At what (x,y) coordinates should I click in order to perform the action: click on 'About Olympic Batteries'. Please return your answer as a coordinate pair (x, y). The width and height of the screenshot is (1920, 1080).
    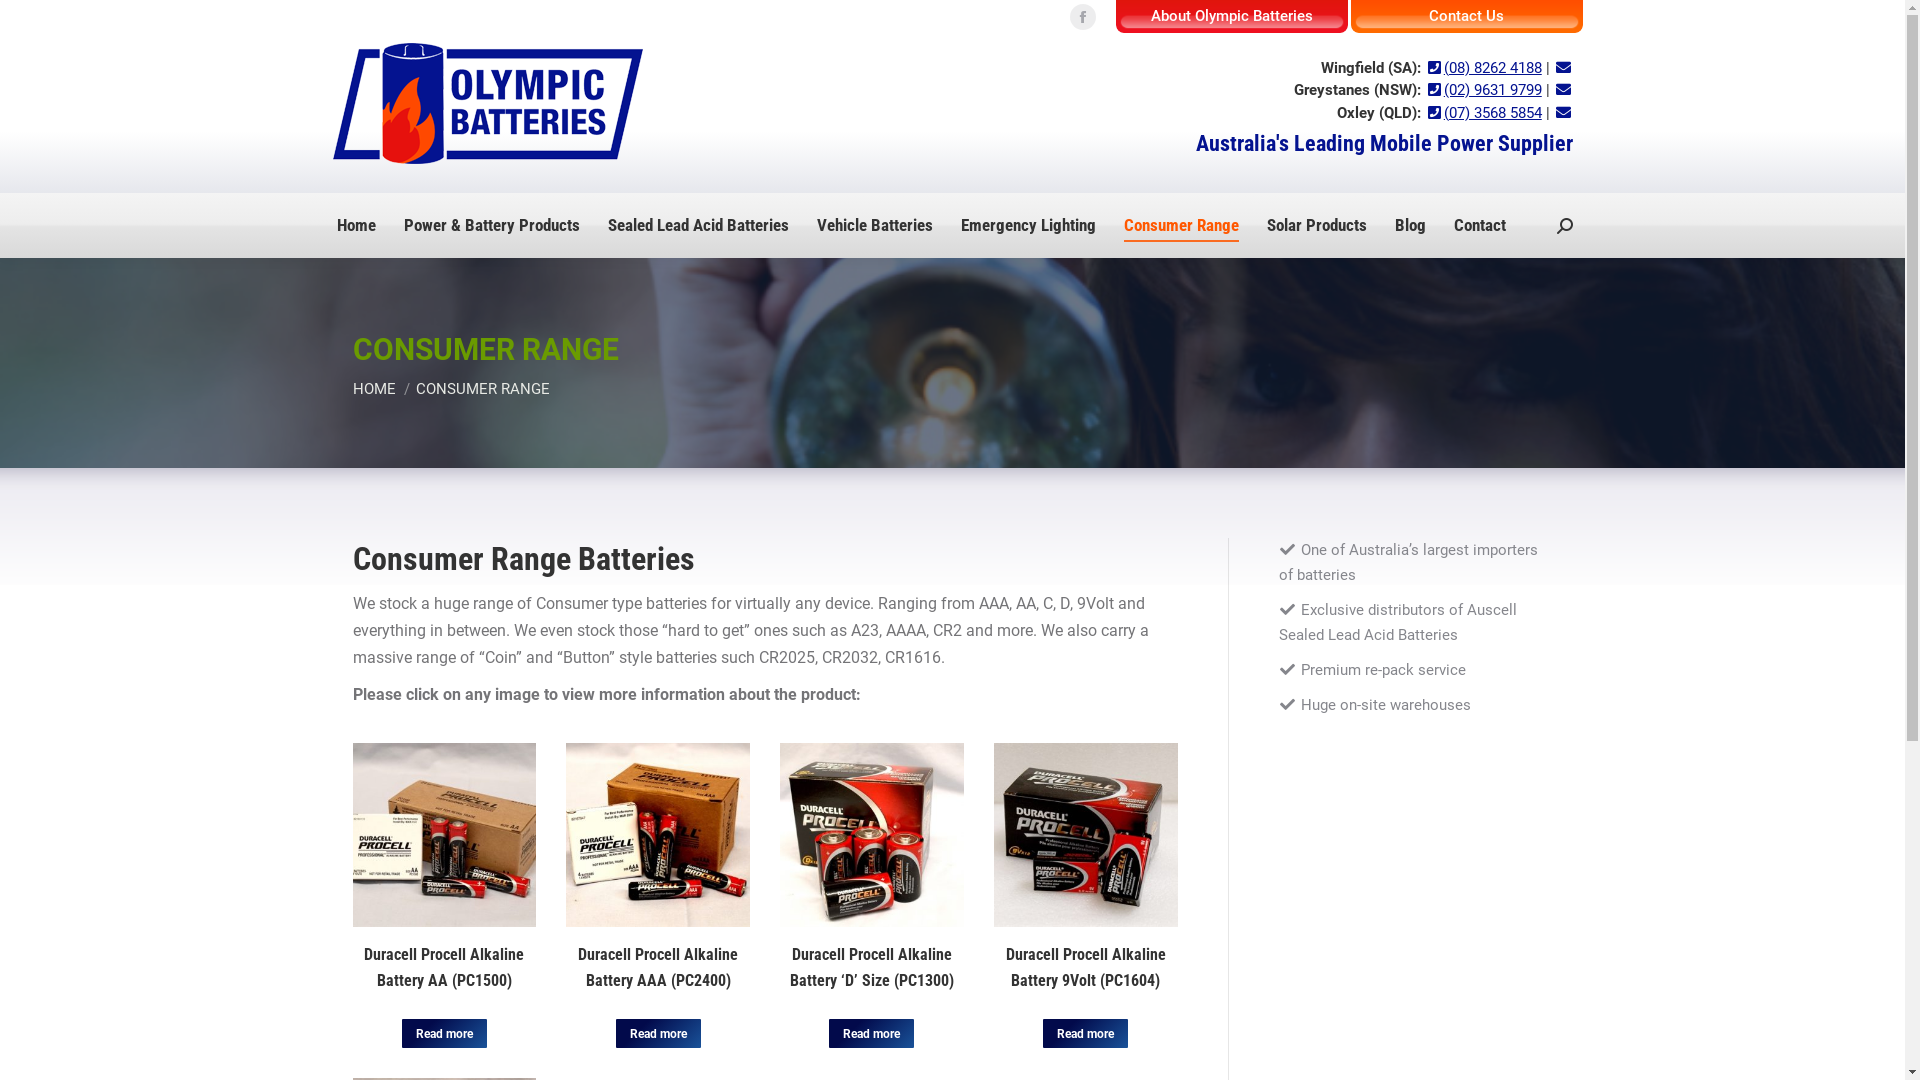
    Looking at the image, I should click on (1231, 16).